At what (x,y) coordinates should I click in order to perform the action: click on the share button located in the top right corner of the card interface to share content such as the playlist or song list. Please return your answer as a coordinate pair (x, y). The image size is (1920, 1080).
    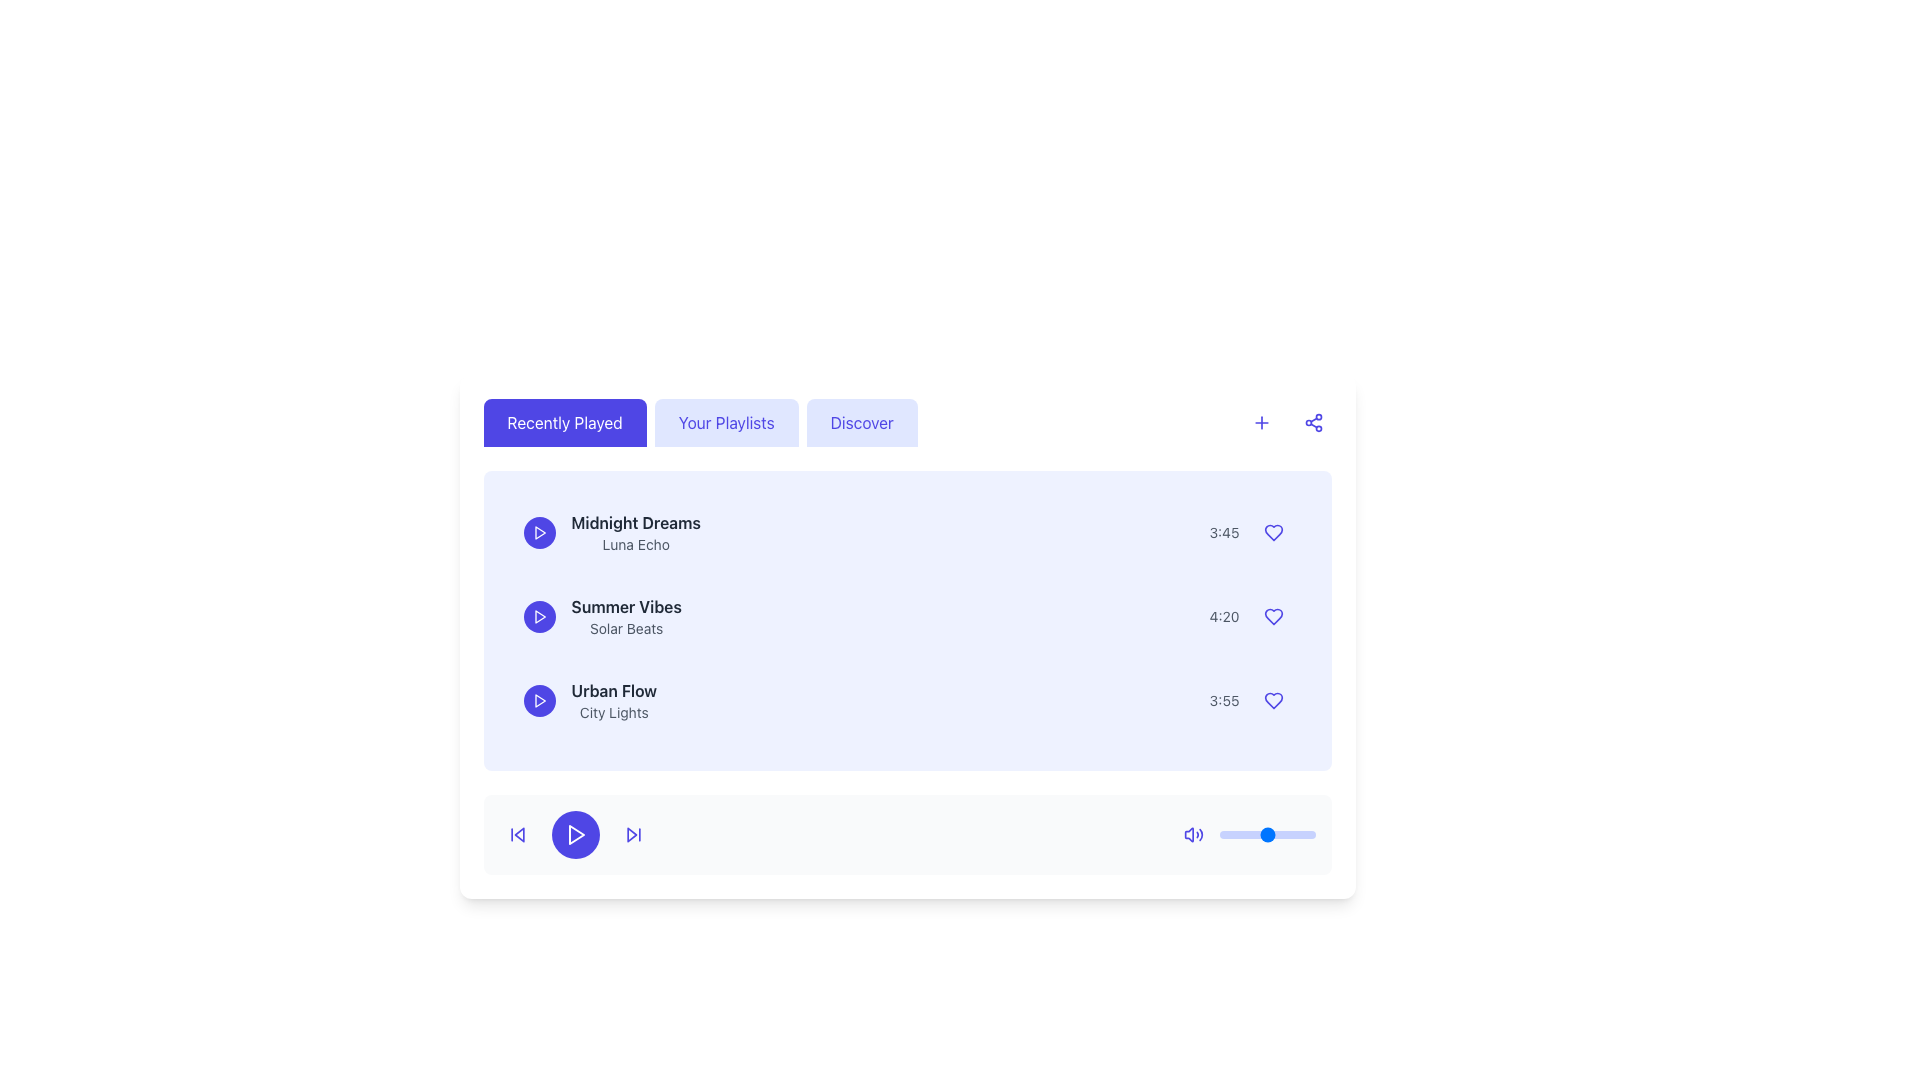
    Looking at the image, I should click on (1313, 422).